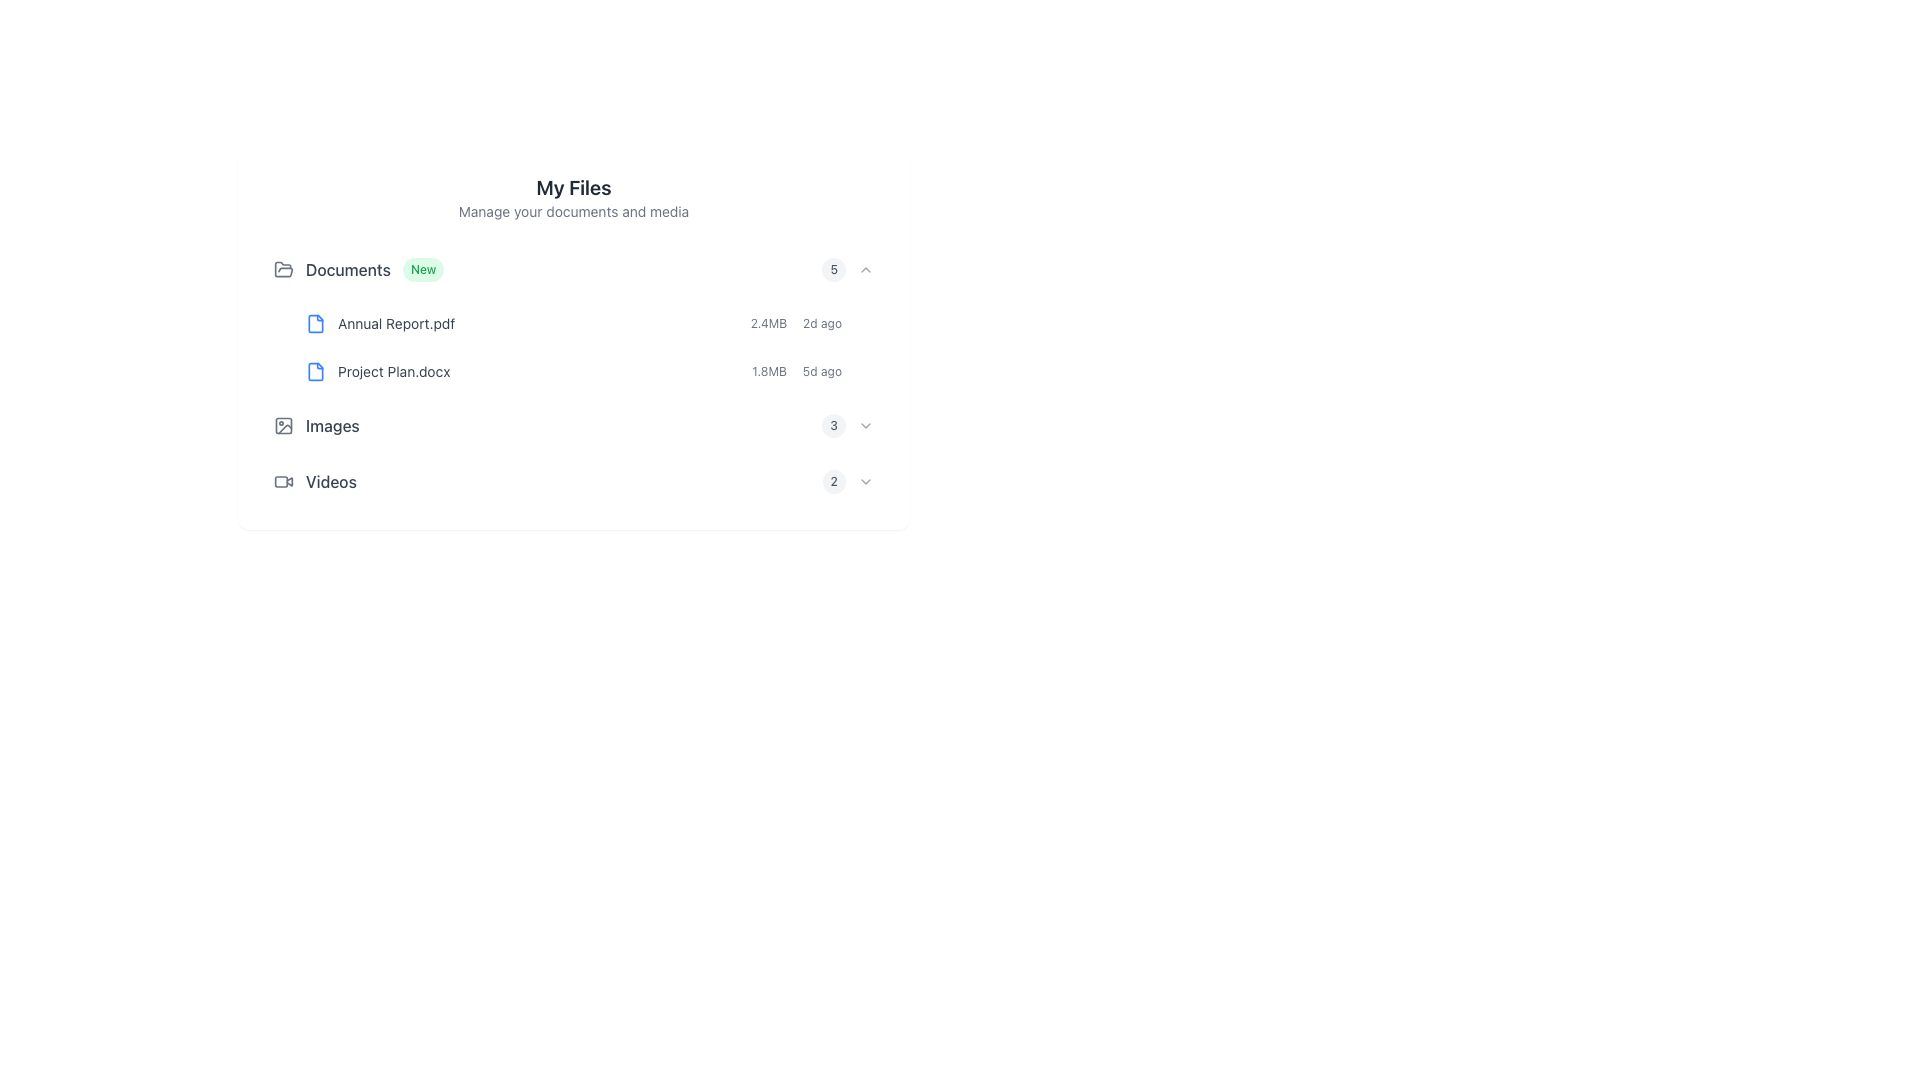 Image resolution: width=1920 pixels, height=1080 pixels. What do you see at coordinates (394, 371) in the screenshot?
I see `the text label displaying 'Project Plan.docx' located under the 'Documents' section` at bounding box center [394, 371].